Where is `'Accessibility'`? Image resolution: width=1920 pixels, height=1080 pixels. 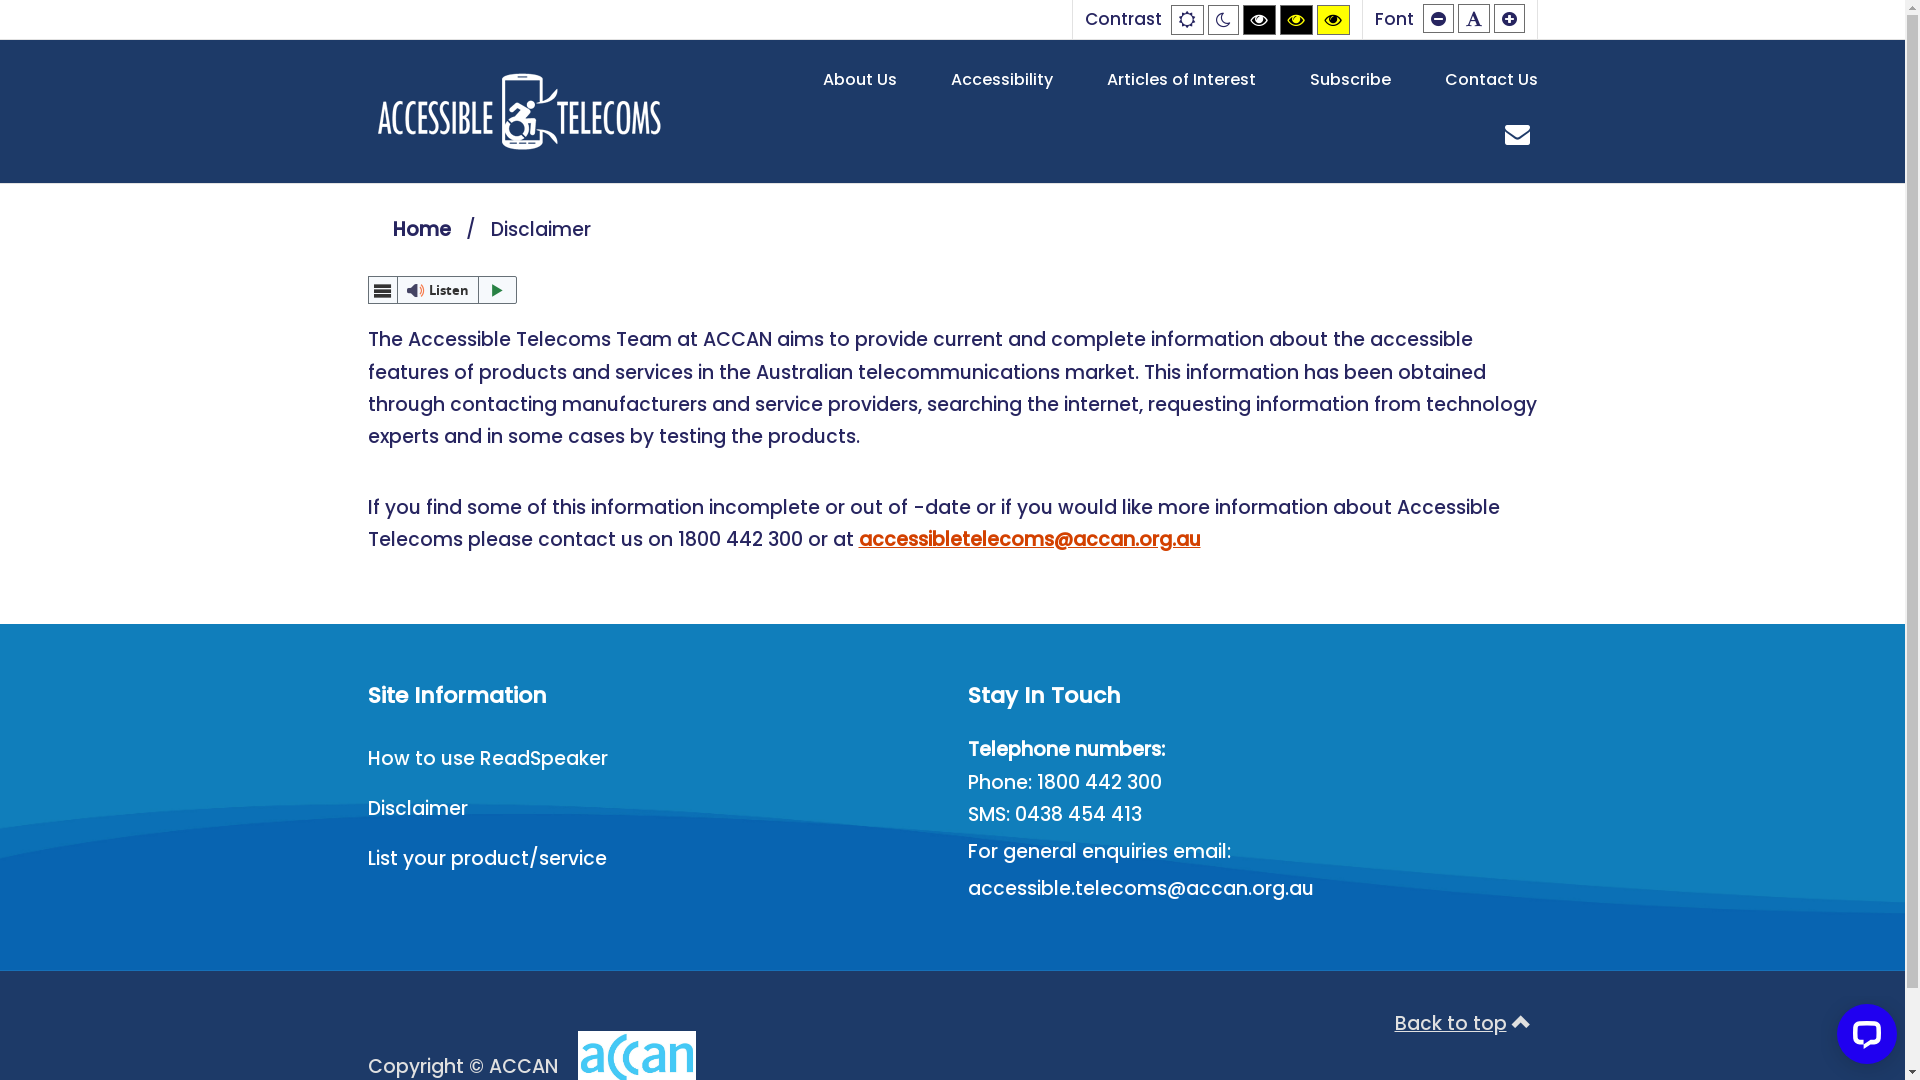
'Accessibility' is located at coordinates (1001, 79).